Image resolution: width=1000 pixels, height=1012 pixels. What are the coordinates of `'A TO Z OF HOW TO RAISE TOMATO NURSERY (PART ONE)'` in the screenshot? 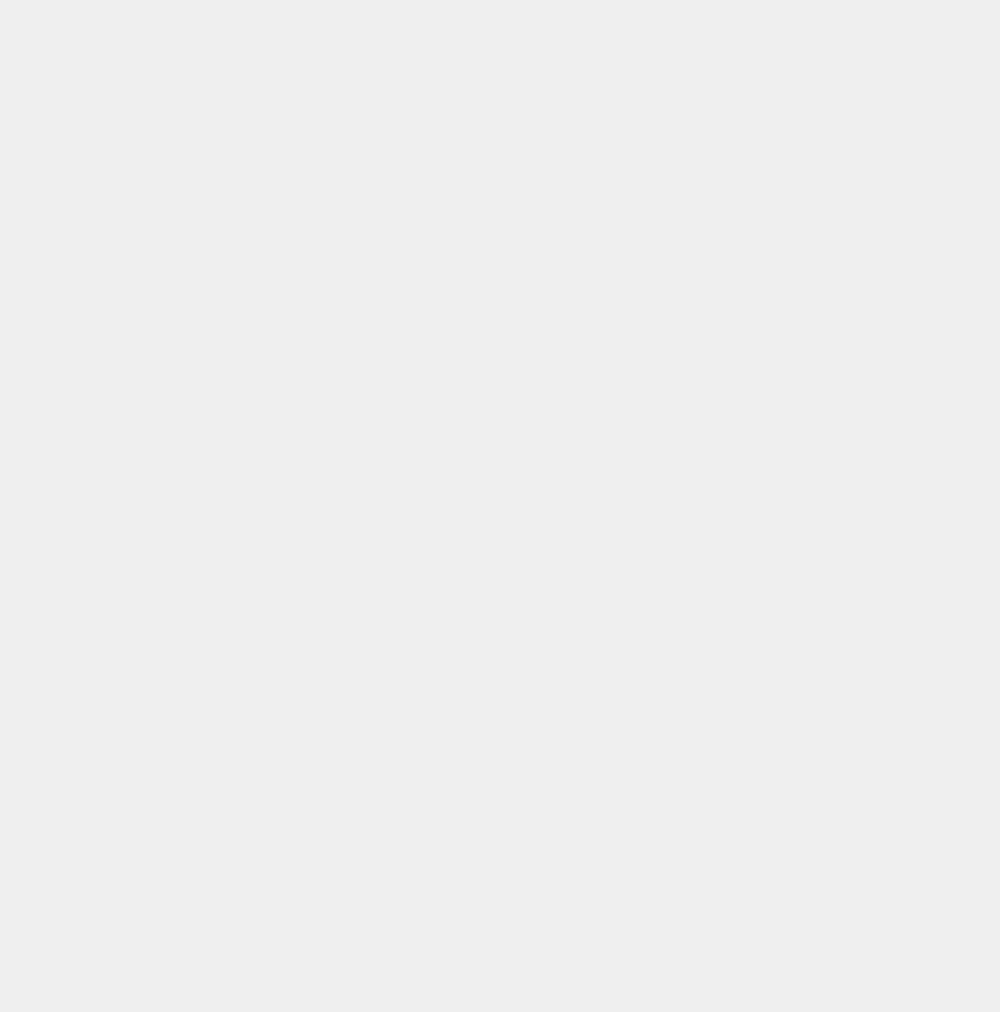 It's located at (234, 667).